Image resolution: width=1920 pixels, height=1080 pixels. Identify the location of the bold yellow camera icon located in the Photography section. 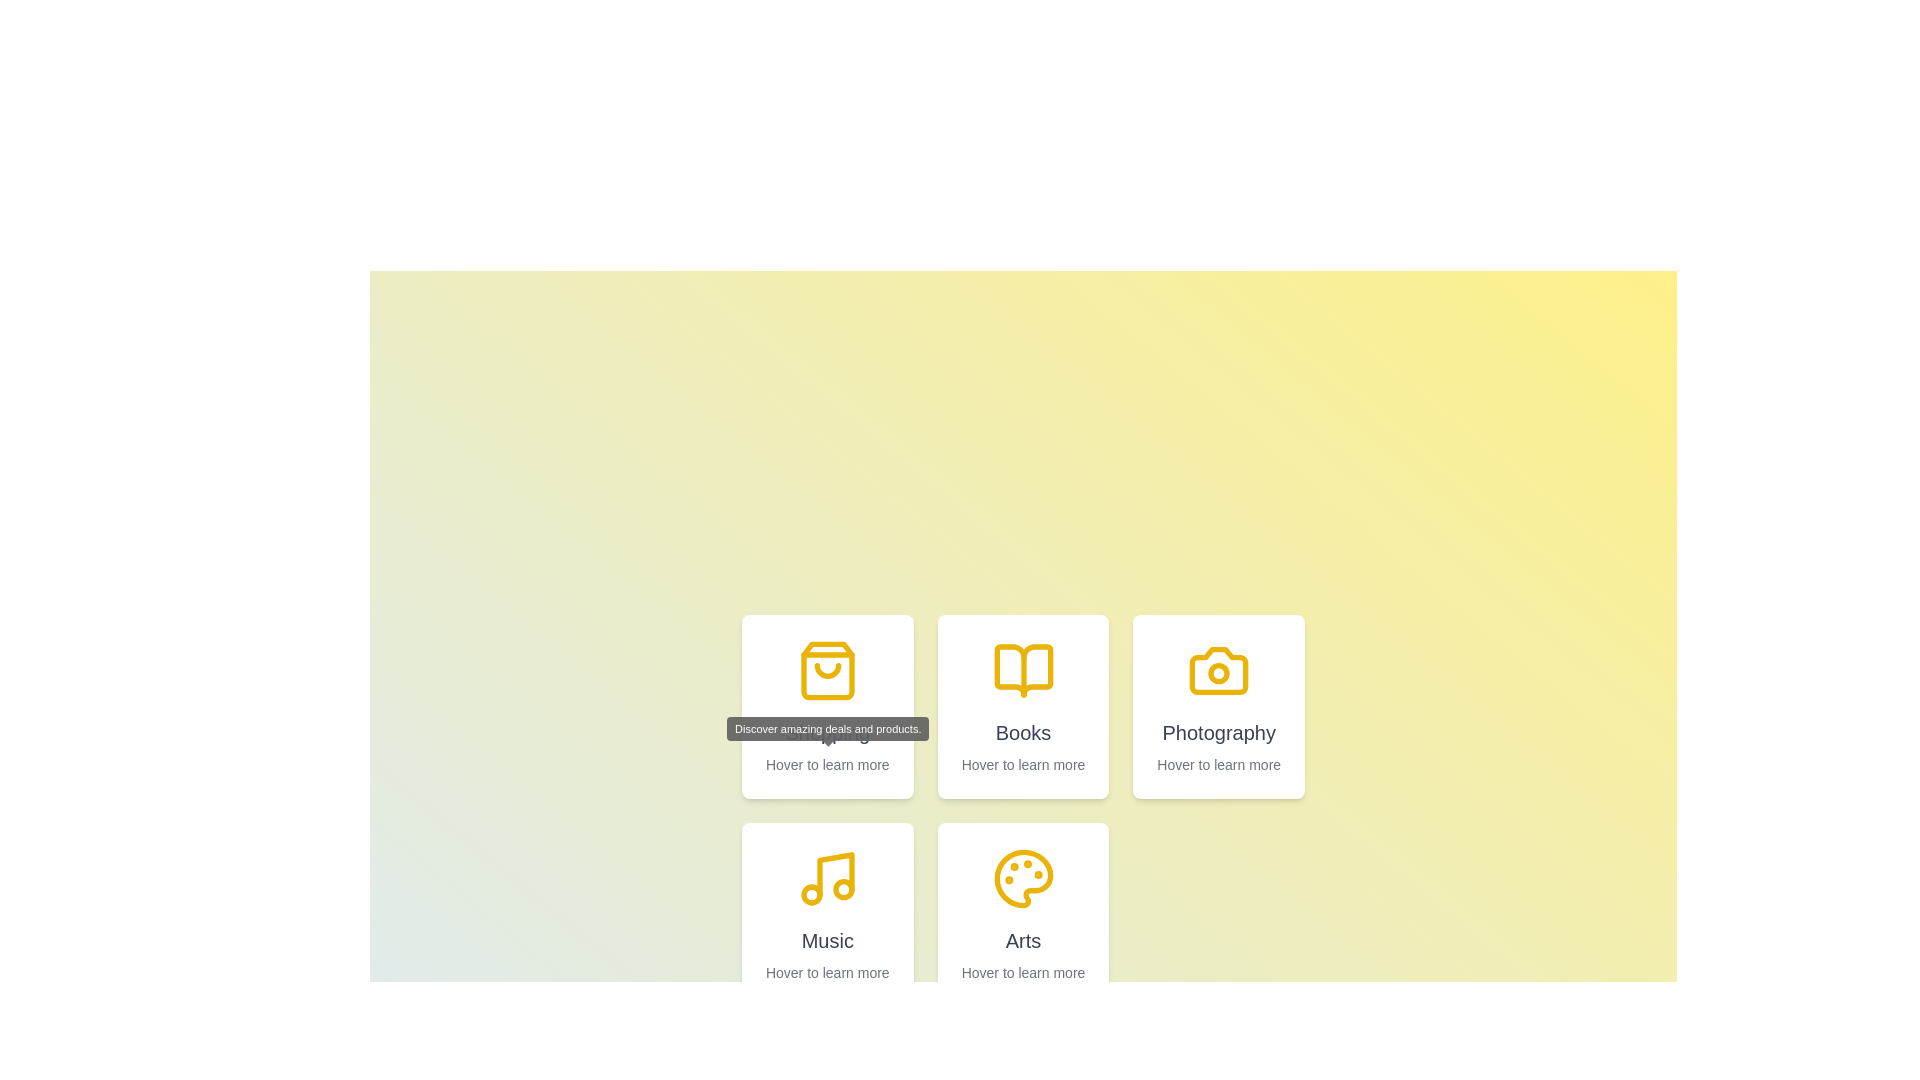
(1218, 671).